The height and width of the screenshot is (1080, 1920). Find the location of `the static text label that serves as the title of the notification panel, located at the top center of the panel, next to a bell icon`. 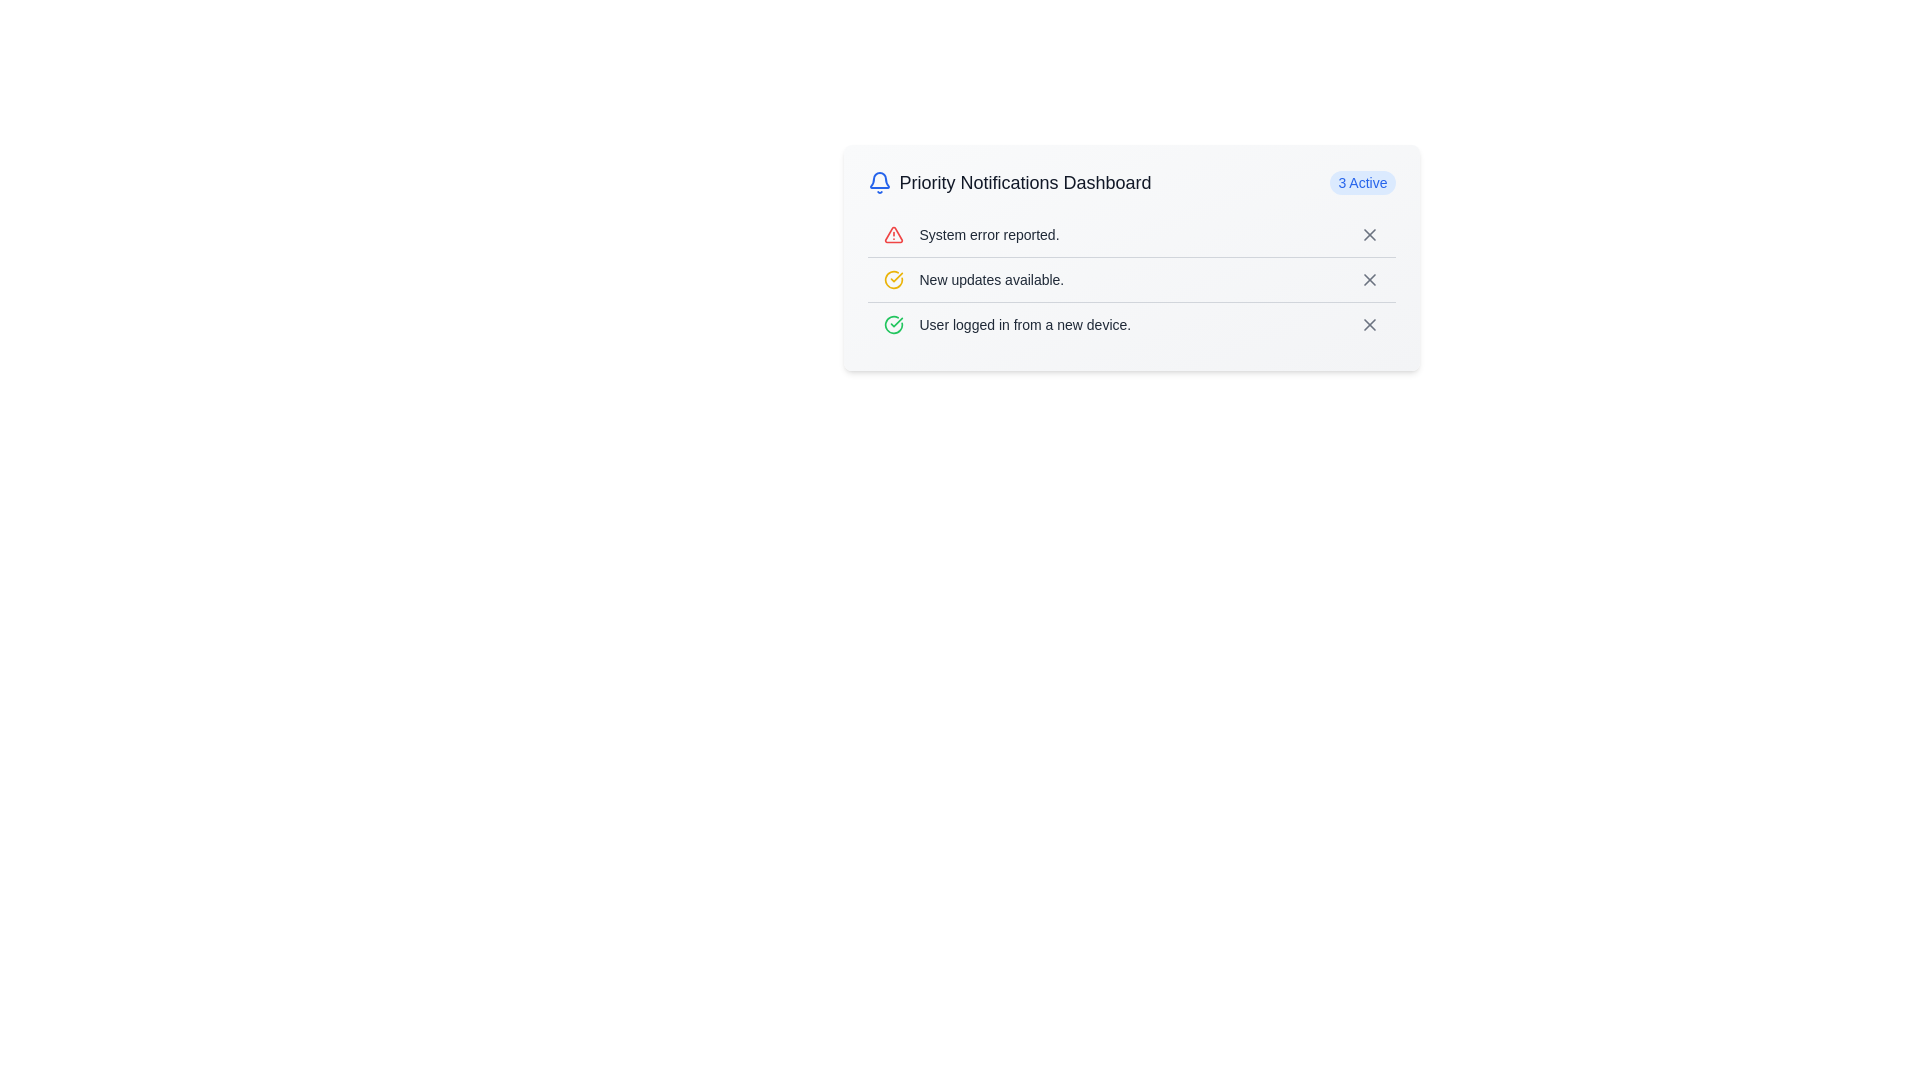

the static text label that serves as the title of the notification panel, located at the top center of the panel, next to a bell icon is located at coordinates (1025, 182).